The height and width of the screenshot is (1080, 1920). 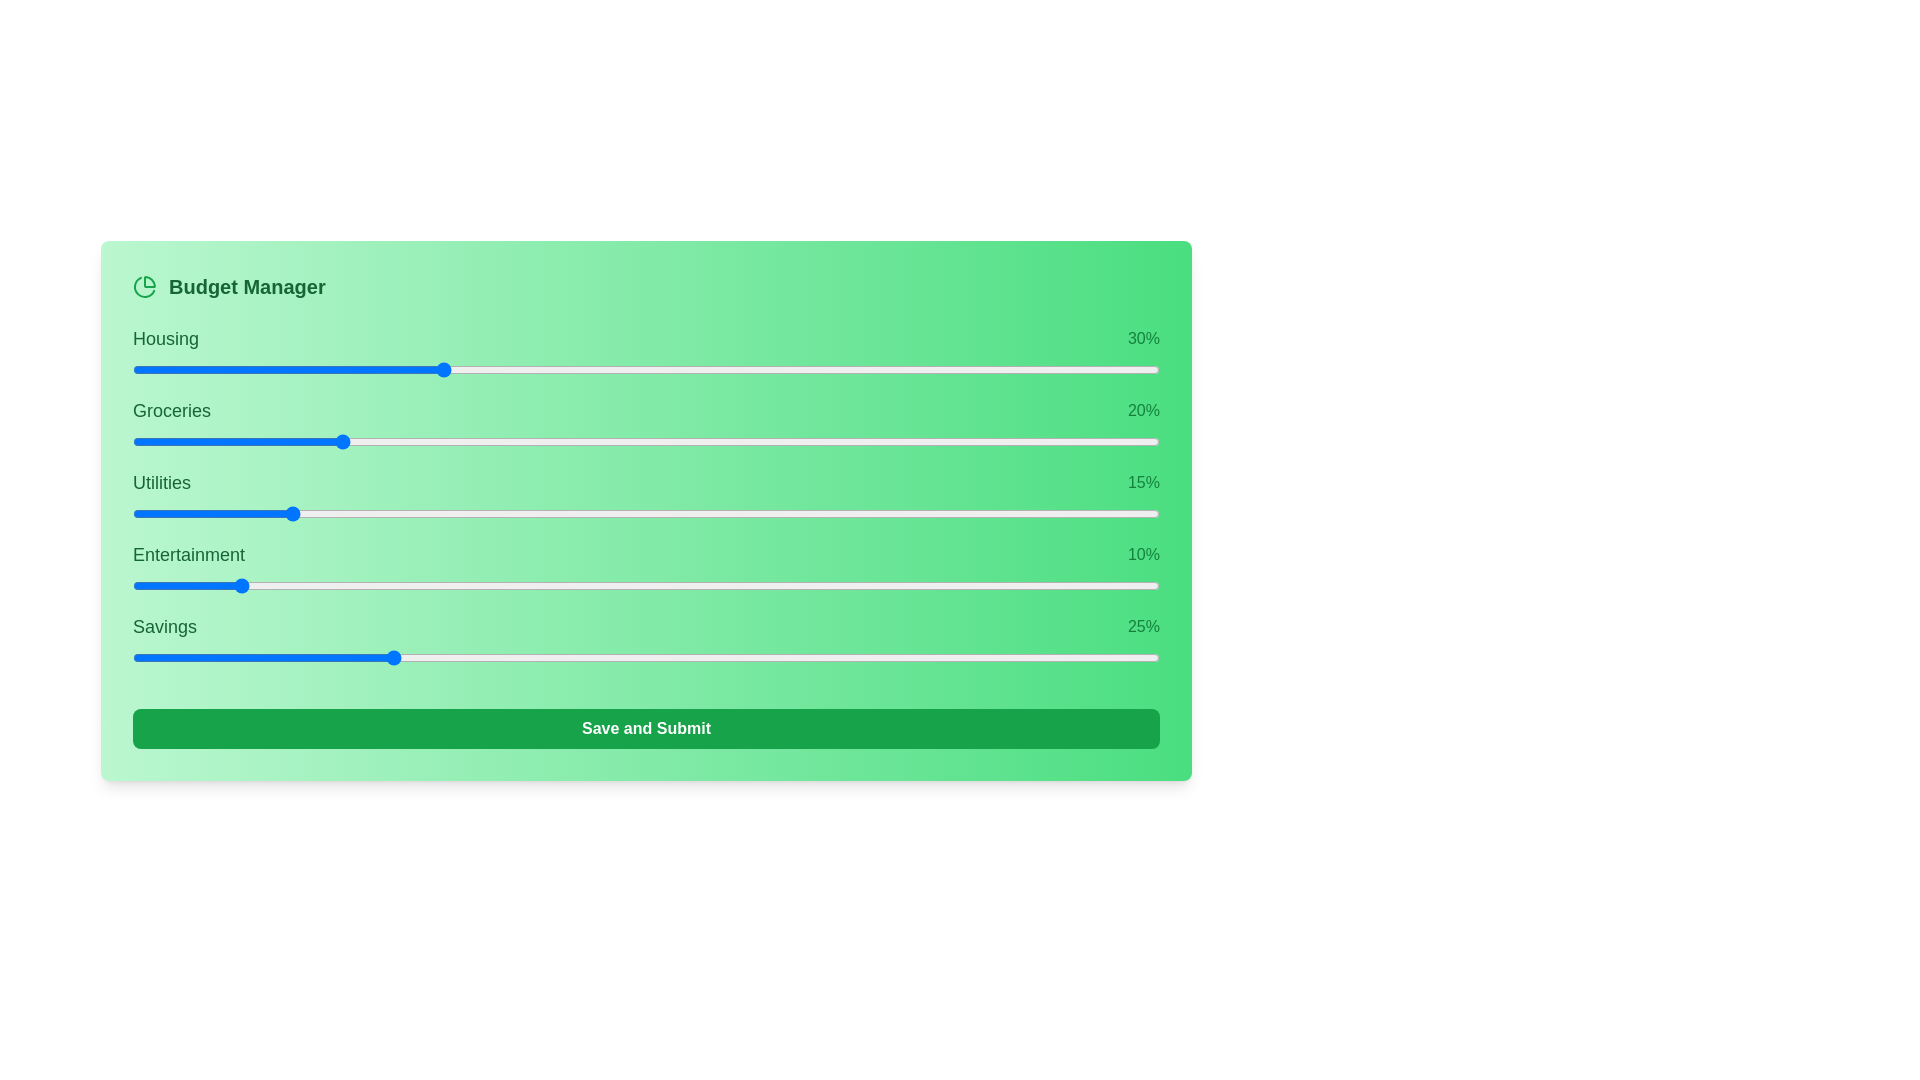 What do you see at coordinates (800, 585) in the screenshot?
I see `the slider for 3 to 30% allocation` at bounding box center [800, 585].